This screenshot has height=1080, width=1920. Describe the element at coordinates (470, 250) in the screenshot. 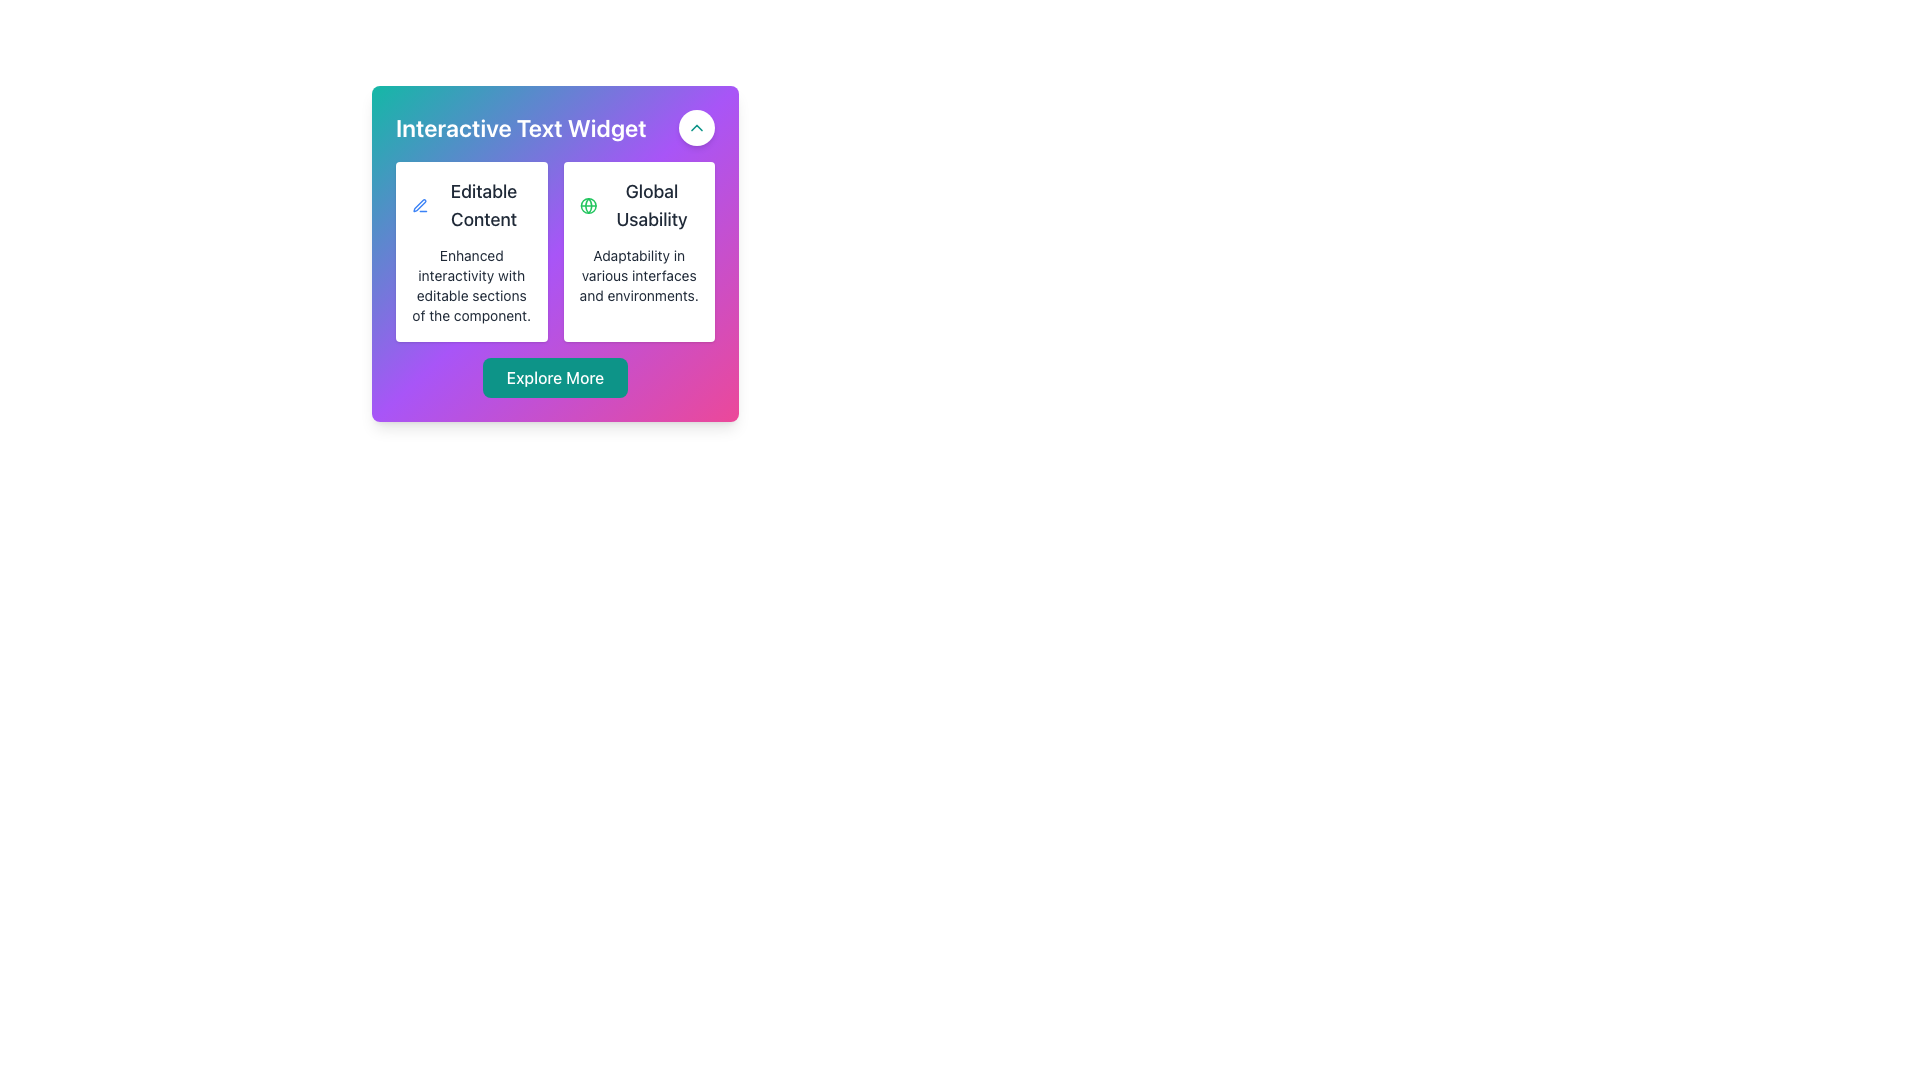

I see `the Informational Card, which is the first card on the left in a two-column grid` at that location.